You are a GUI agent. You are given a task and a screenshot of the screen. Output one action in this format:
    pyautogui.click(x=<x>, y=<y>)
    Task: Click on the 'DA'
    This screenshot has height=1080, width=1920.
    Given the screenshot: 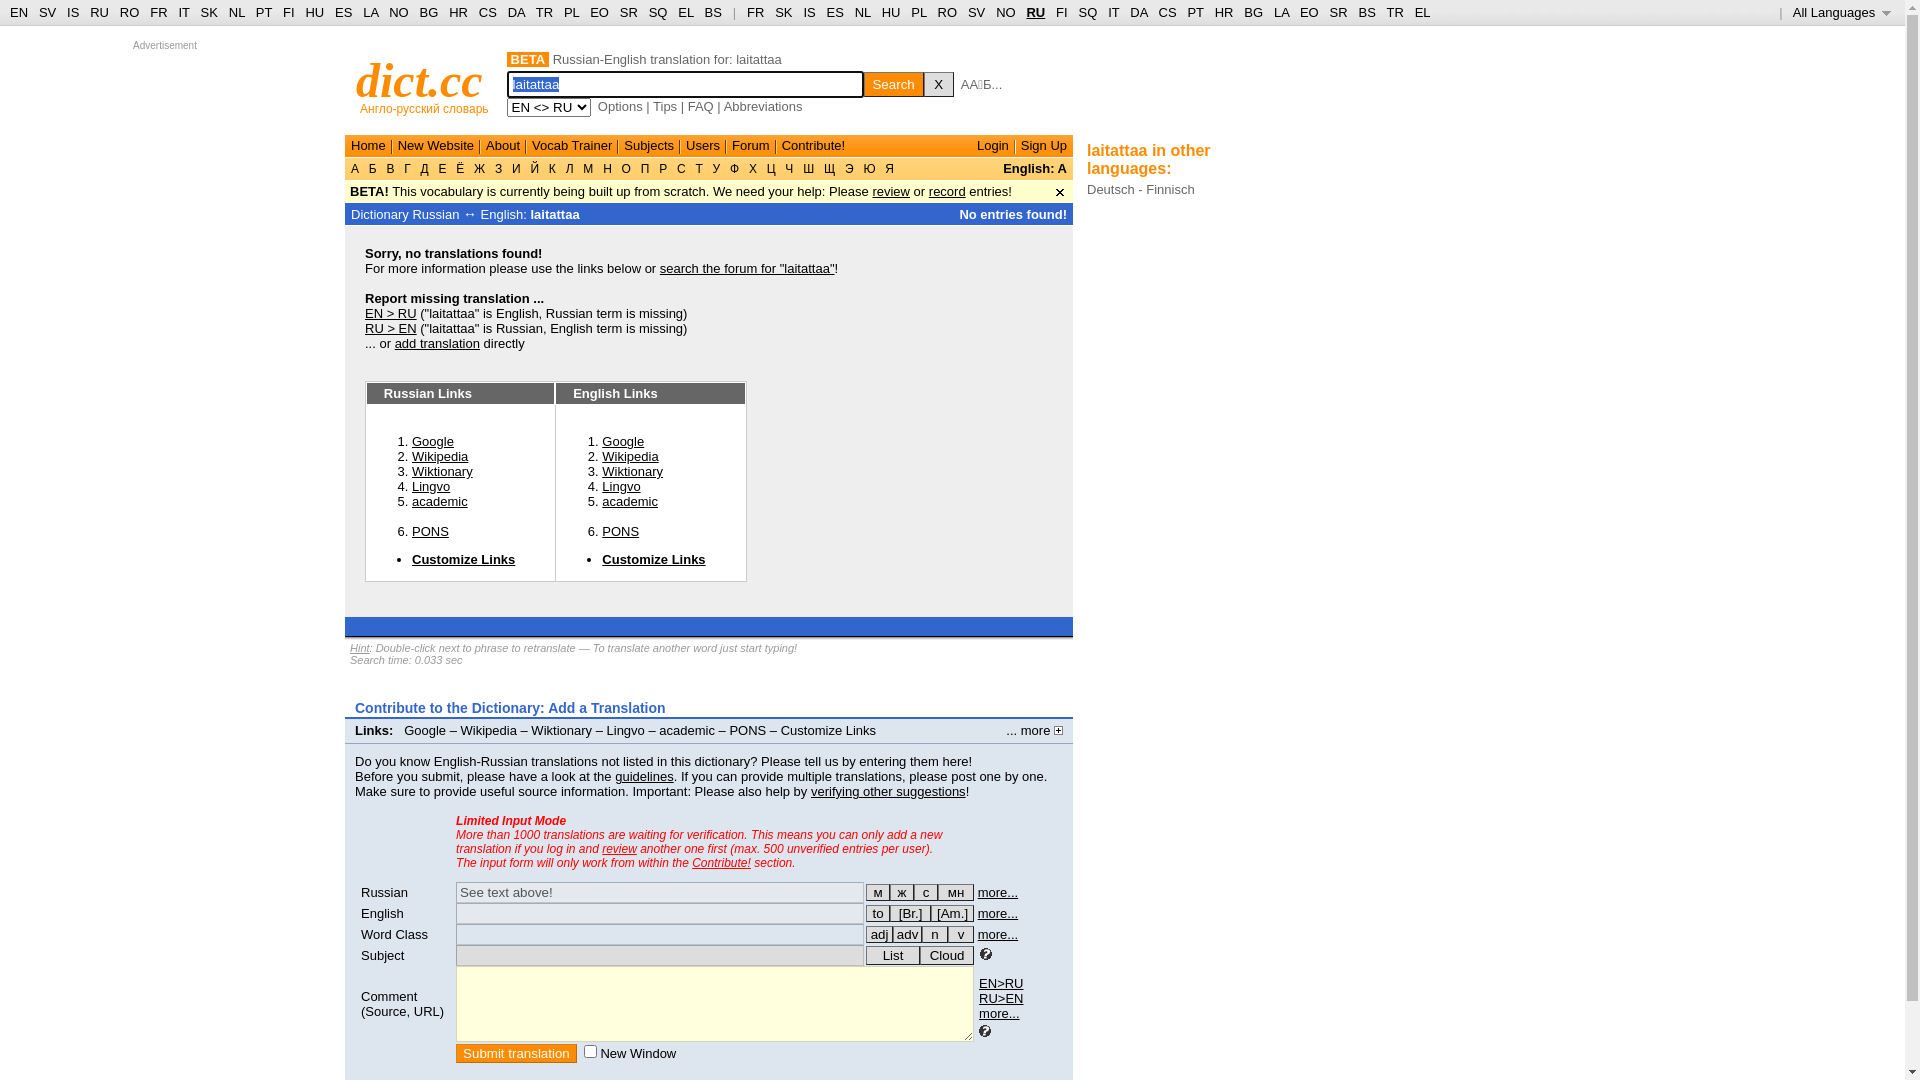 What is the action you would take?
    pyautogui.click(x=1138, y=12)
    